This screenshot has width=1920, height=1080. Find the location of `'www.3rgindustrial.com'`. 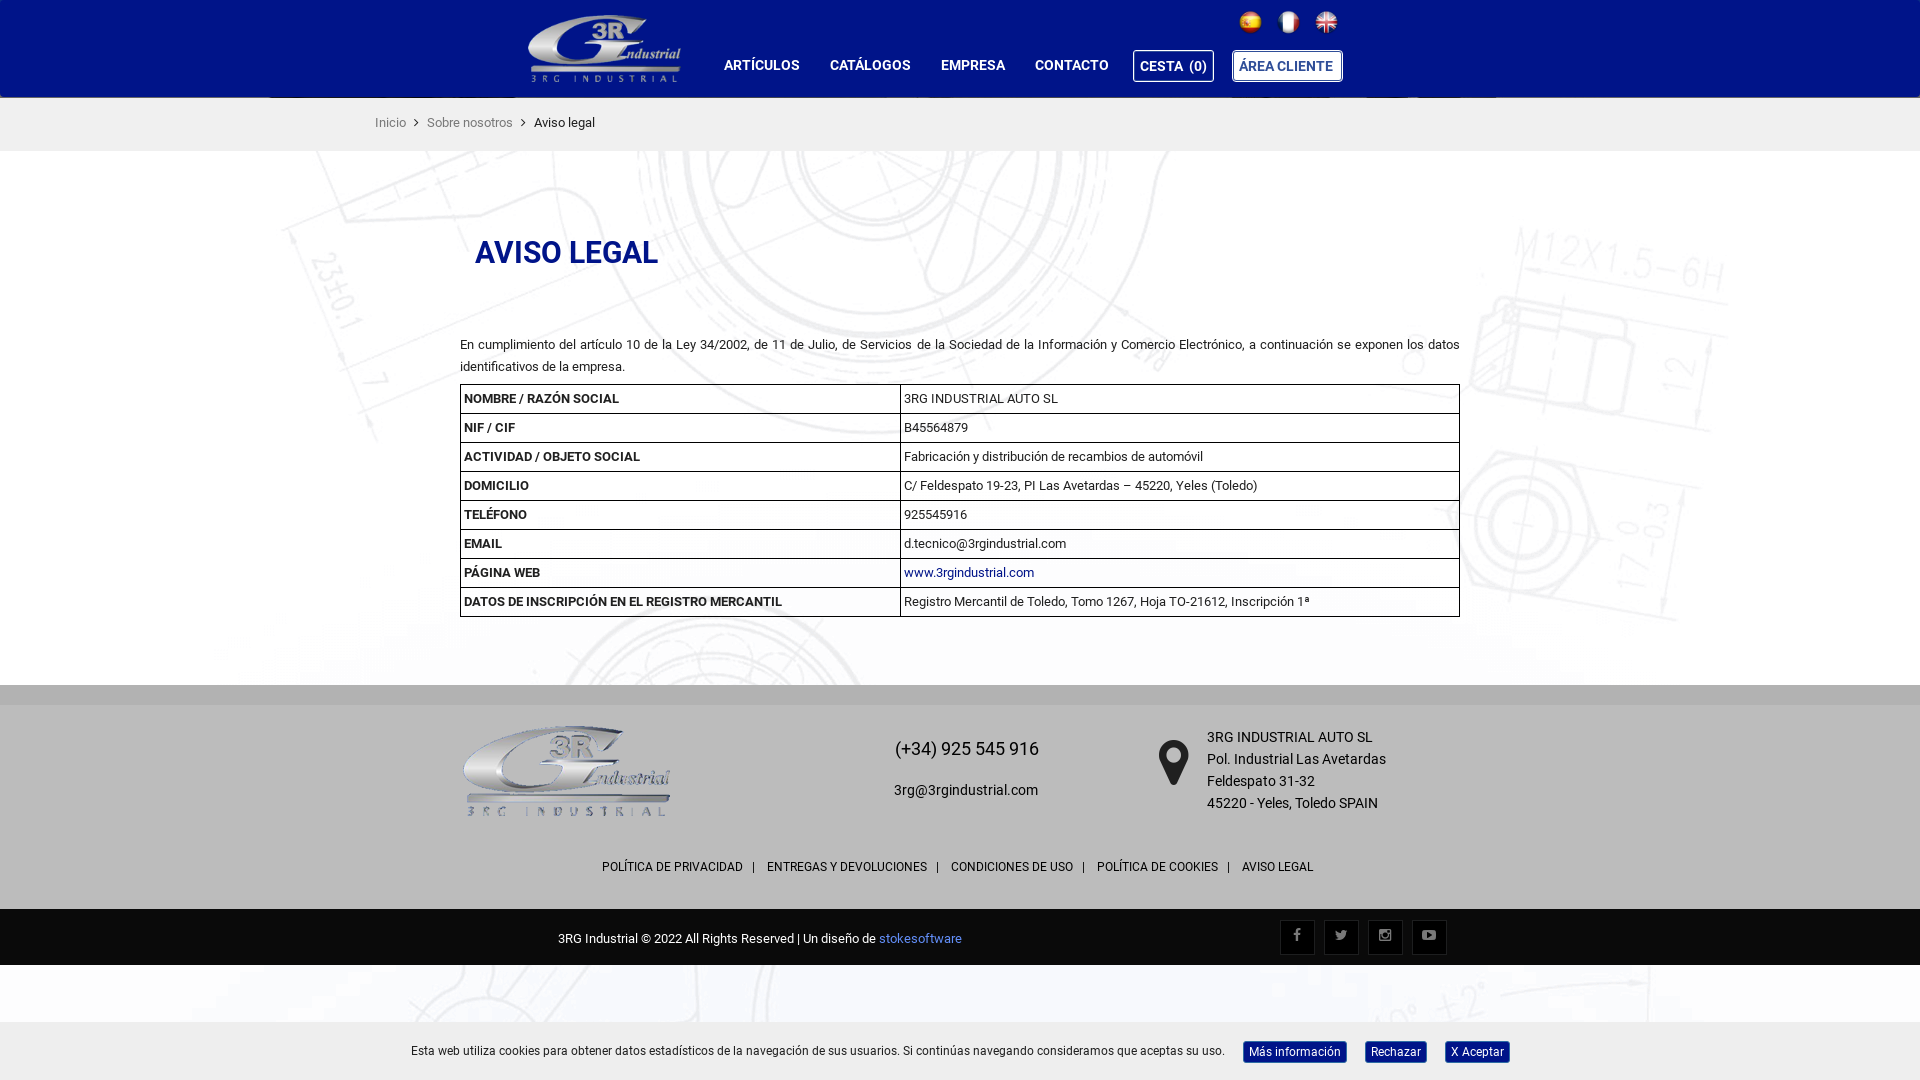

'www.3rgindustrial.com' is located at coordinates (969, 572).